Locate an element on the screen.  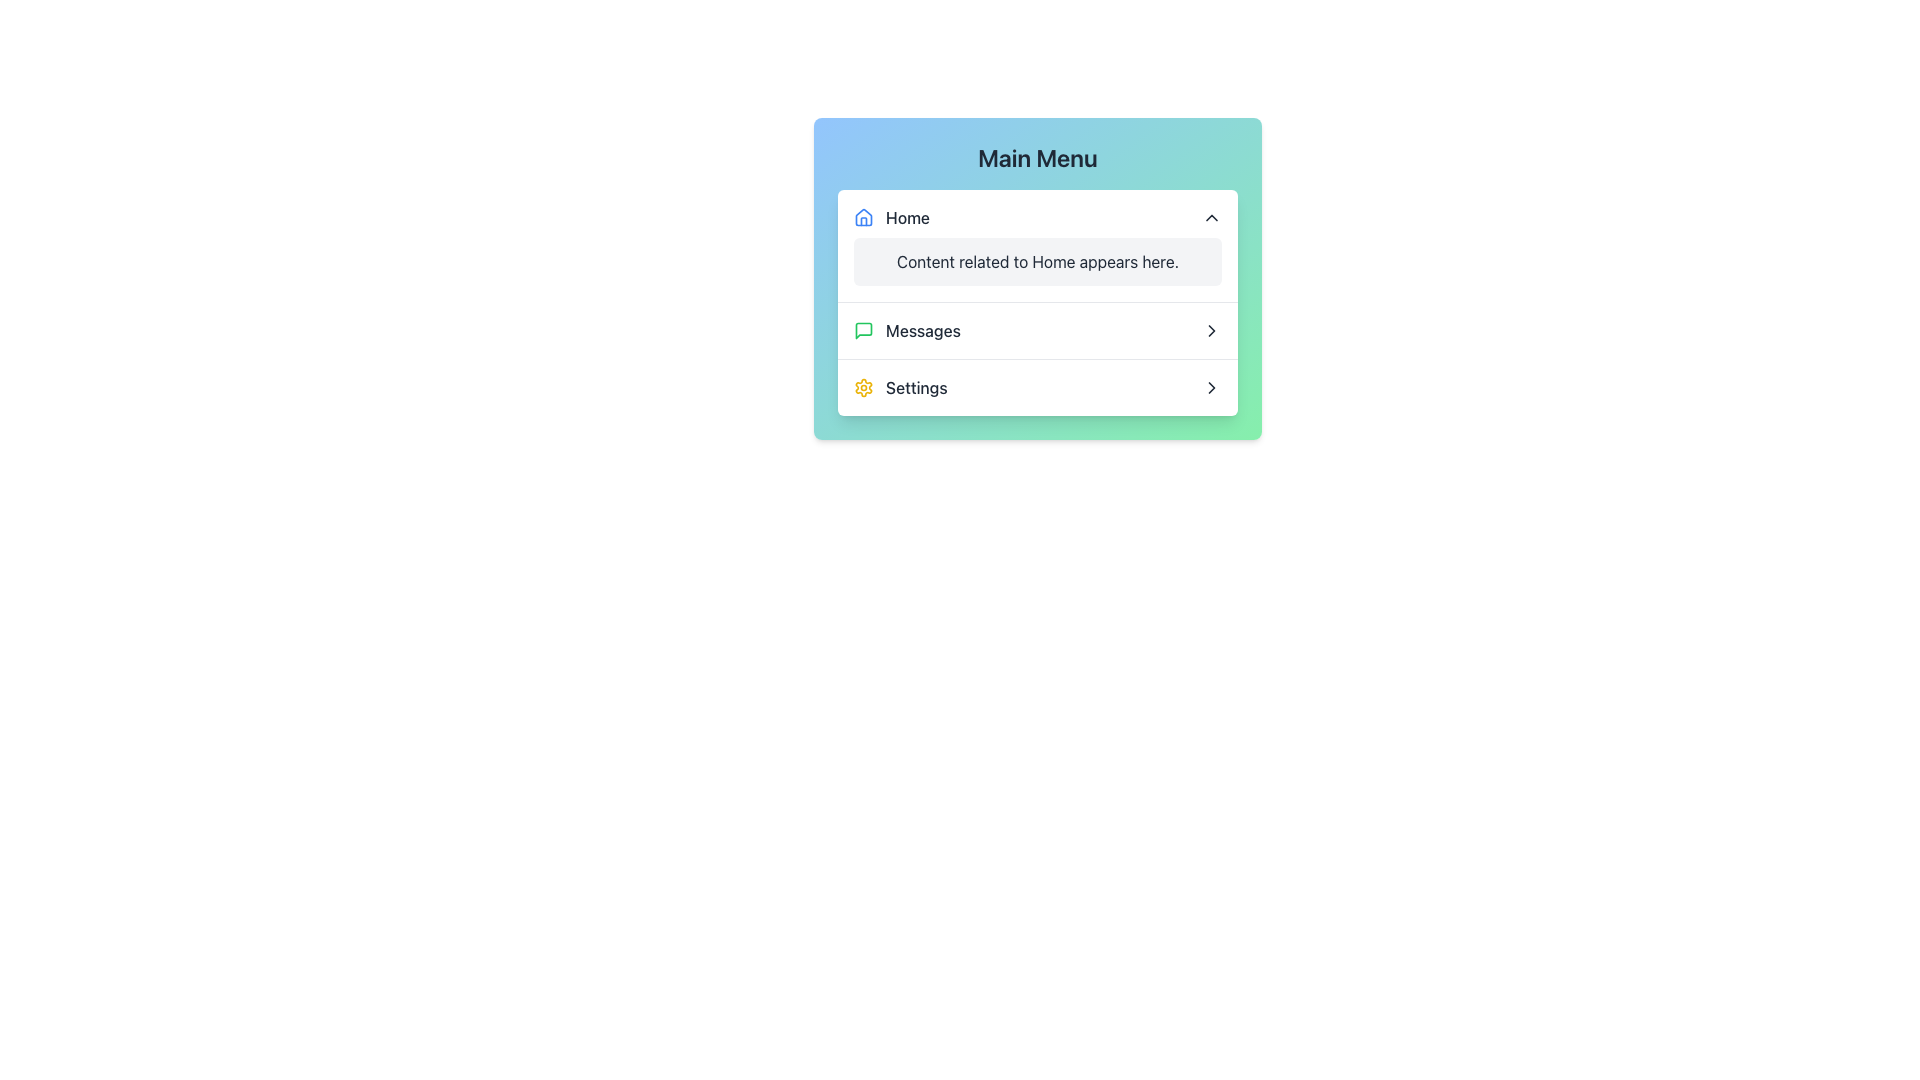
the gear-shaped yellow icon located next to the 'Settings' text label in the bottom row of the 'Main Menu' is located at coordinates (864, 388).